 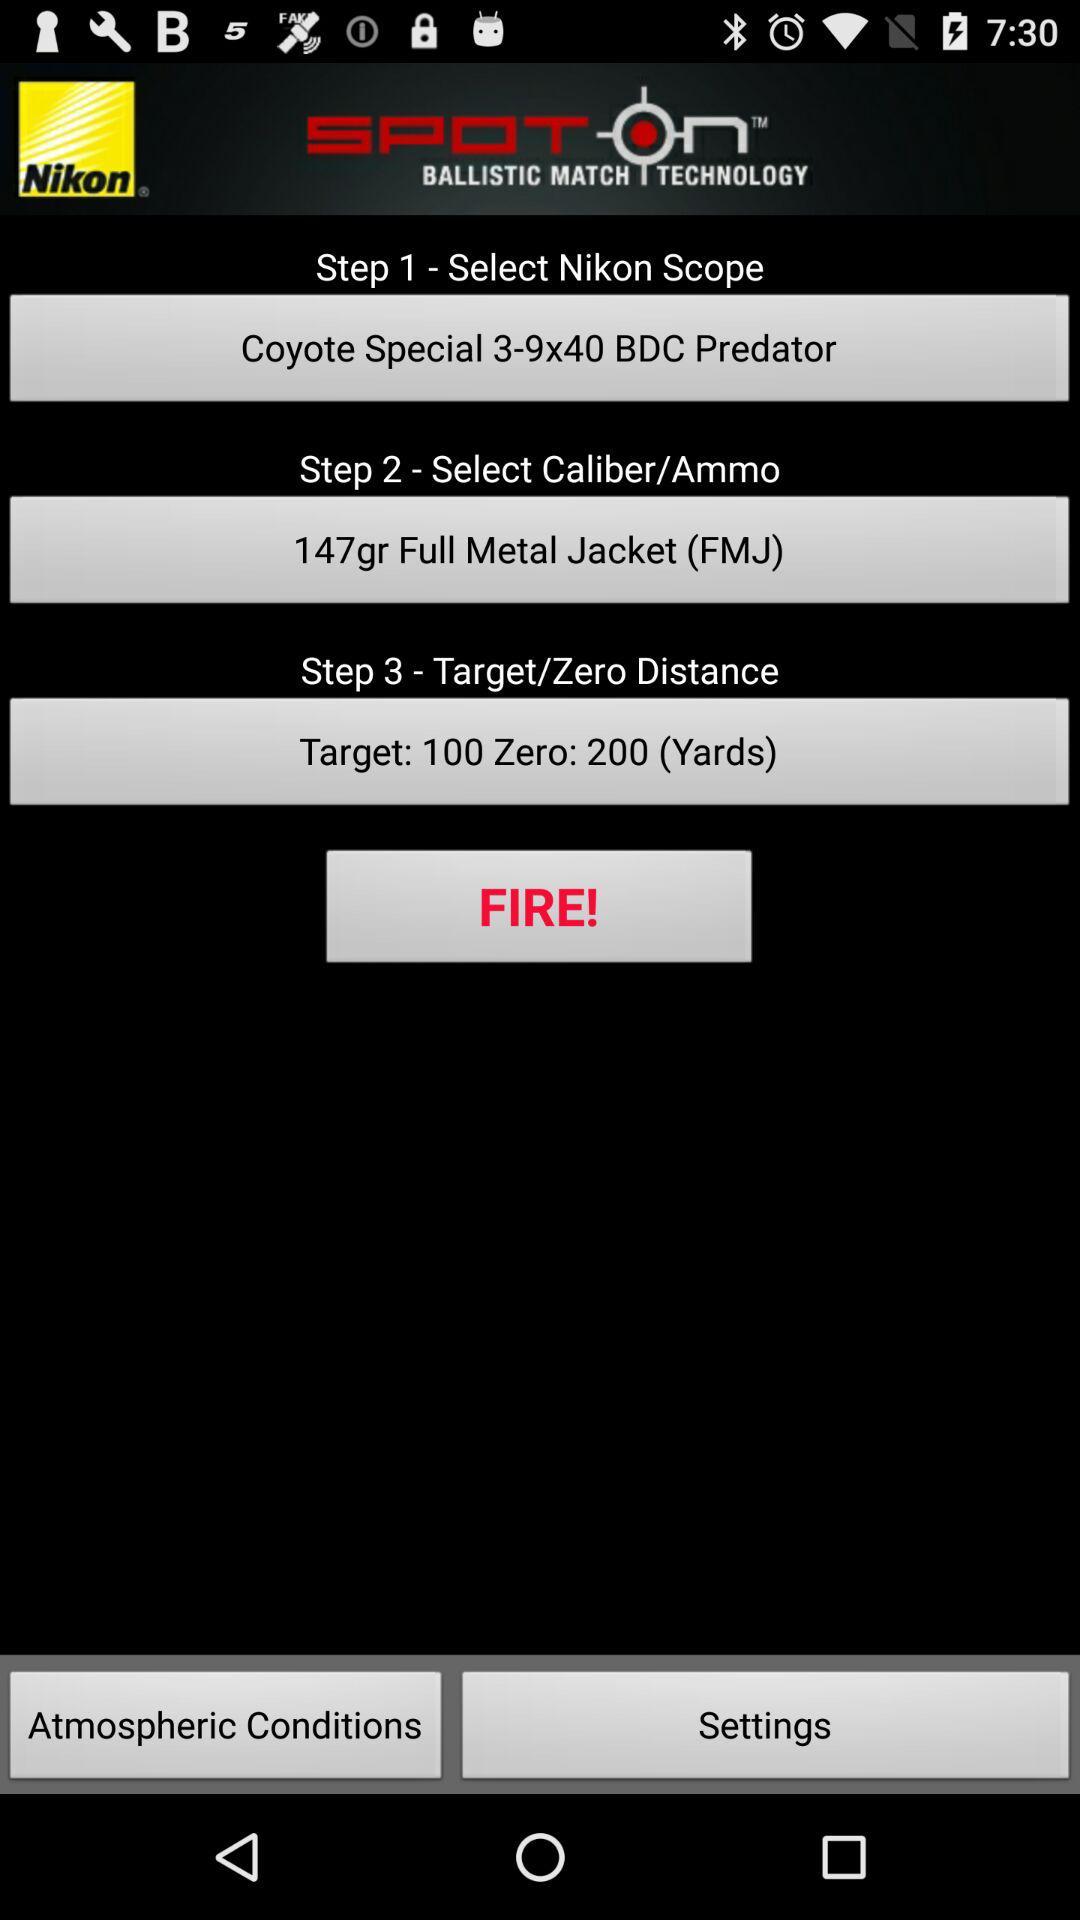 I want to click on the icon above fire! button, so click(x=540, y=756).